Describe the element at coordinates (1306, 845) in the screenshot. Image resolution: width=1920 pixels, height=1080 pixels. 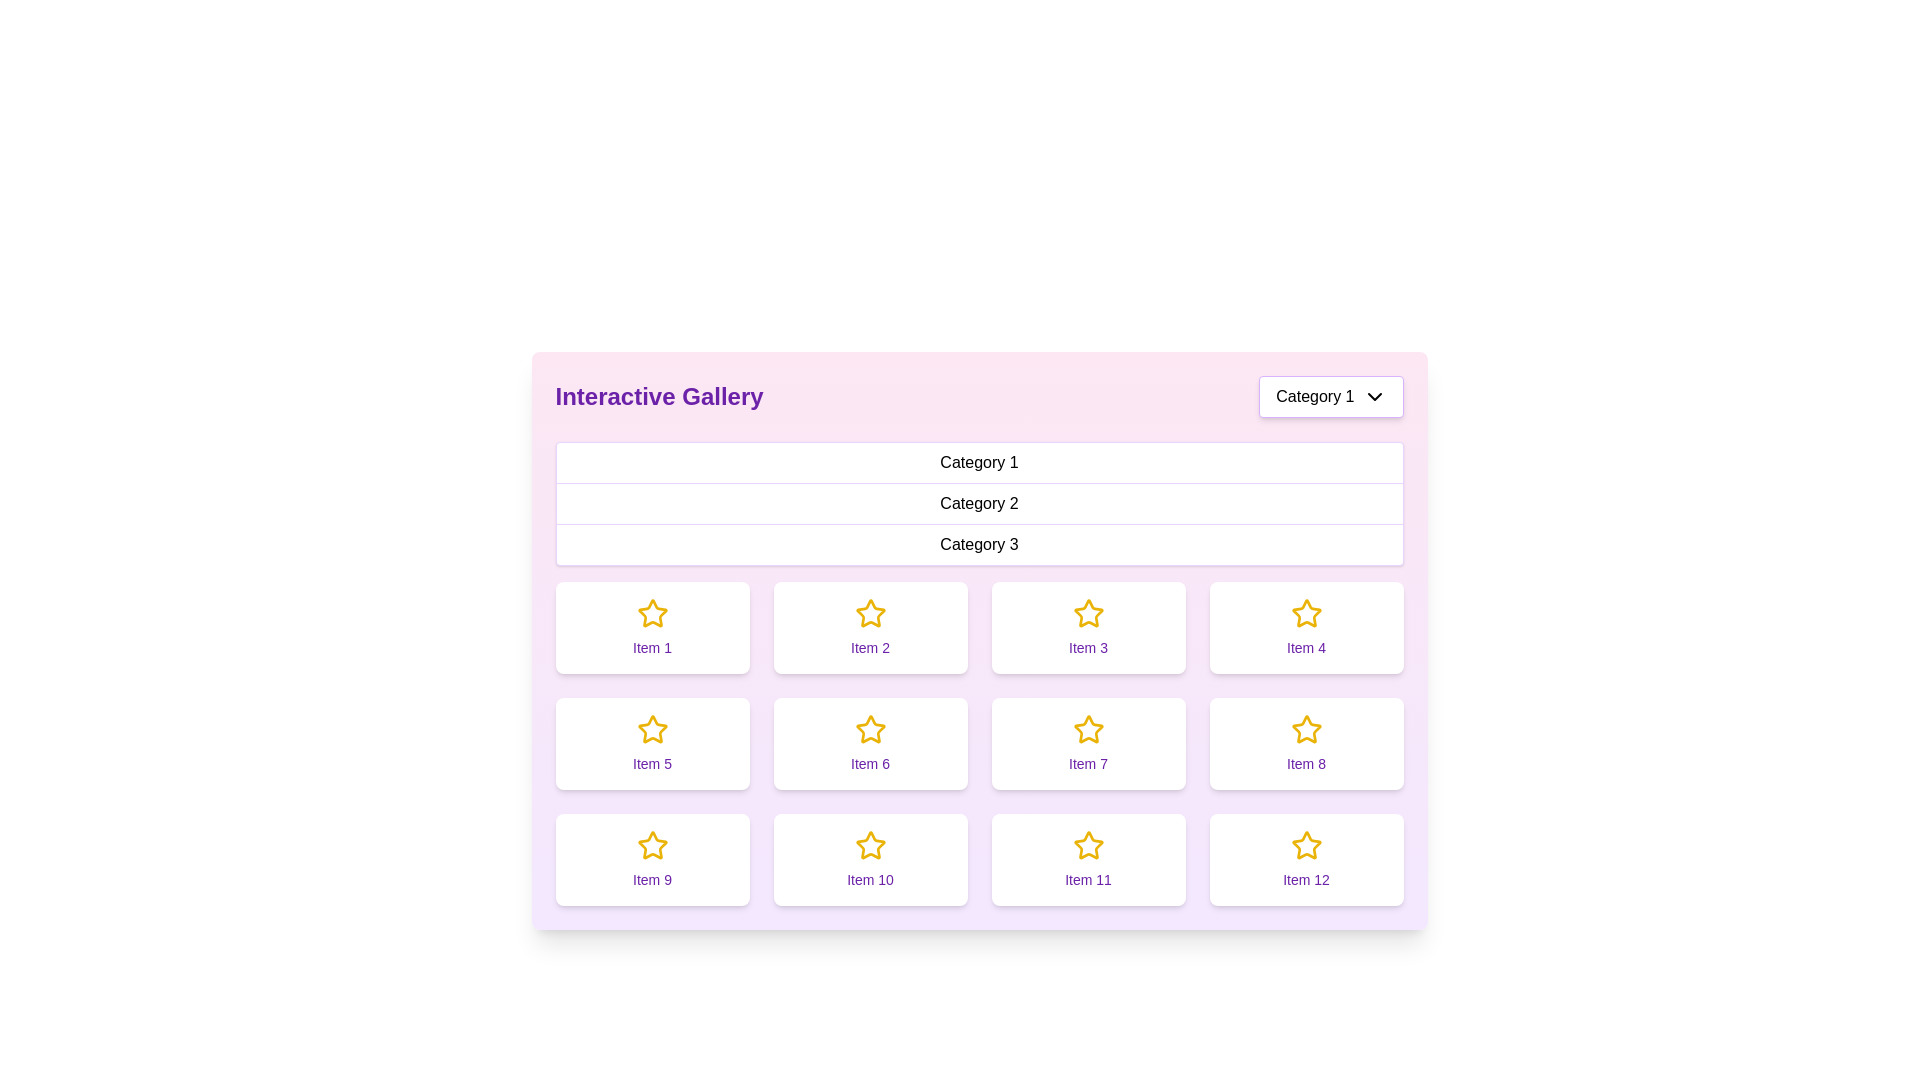
I see `the star icon representing the favorite feature for 'Item 12', located in the bottom-right corner of the grid` at that location.